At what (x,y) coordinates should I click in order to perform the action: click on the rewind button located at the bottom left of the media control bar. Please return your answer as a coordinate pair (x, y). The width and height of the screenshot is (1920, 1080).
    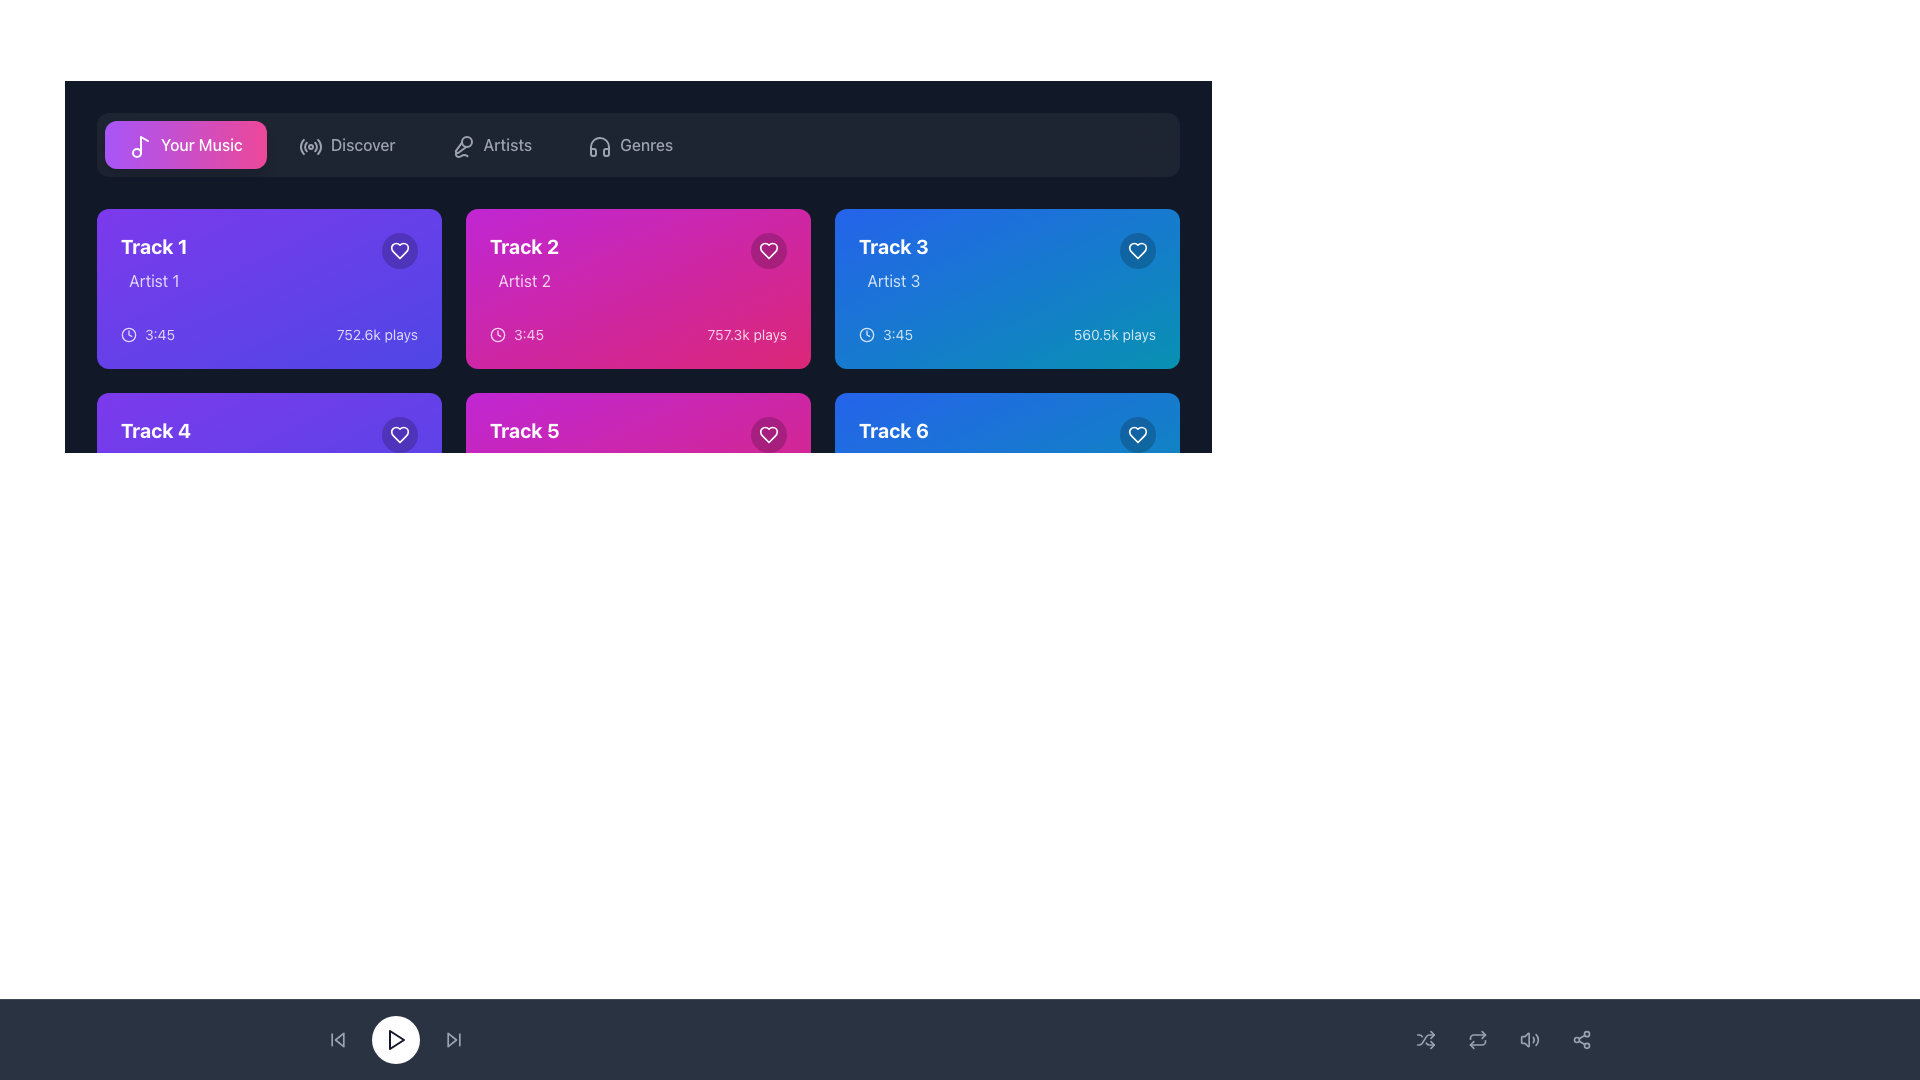
    Looking at the image, I should click on (339, 1039).